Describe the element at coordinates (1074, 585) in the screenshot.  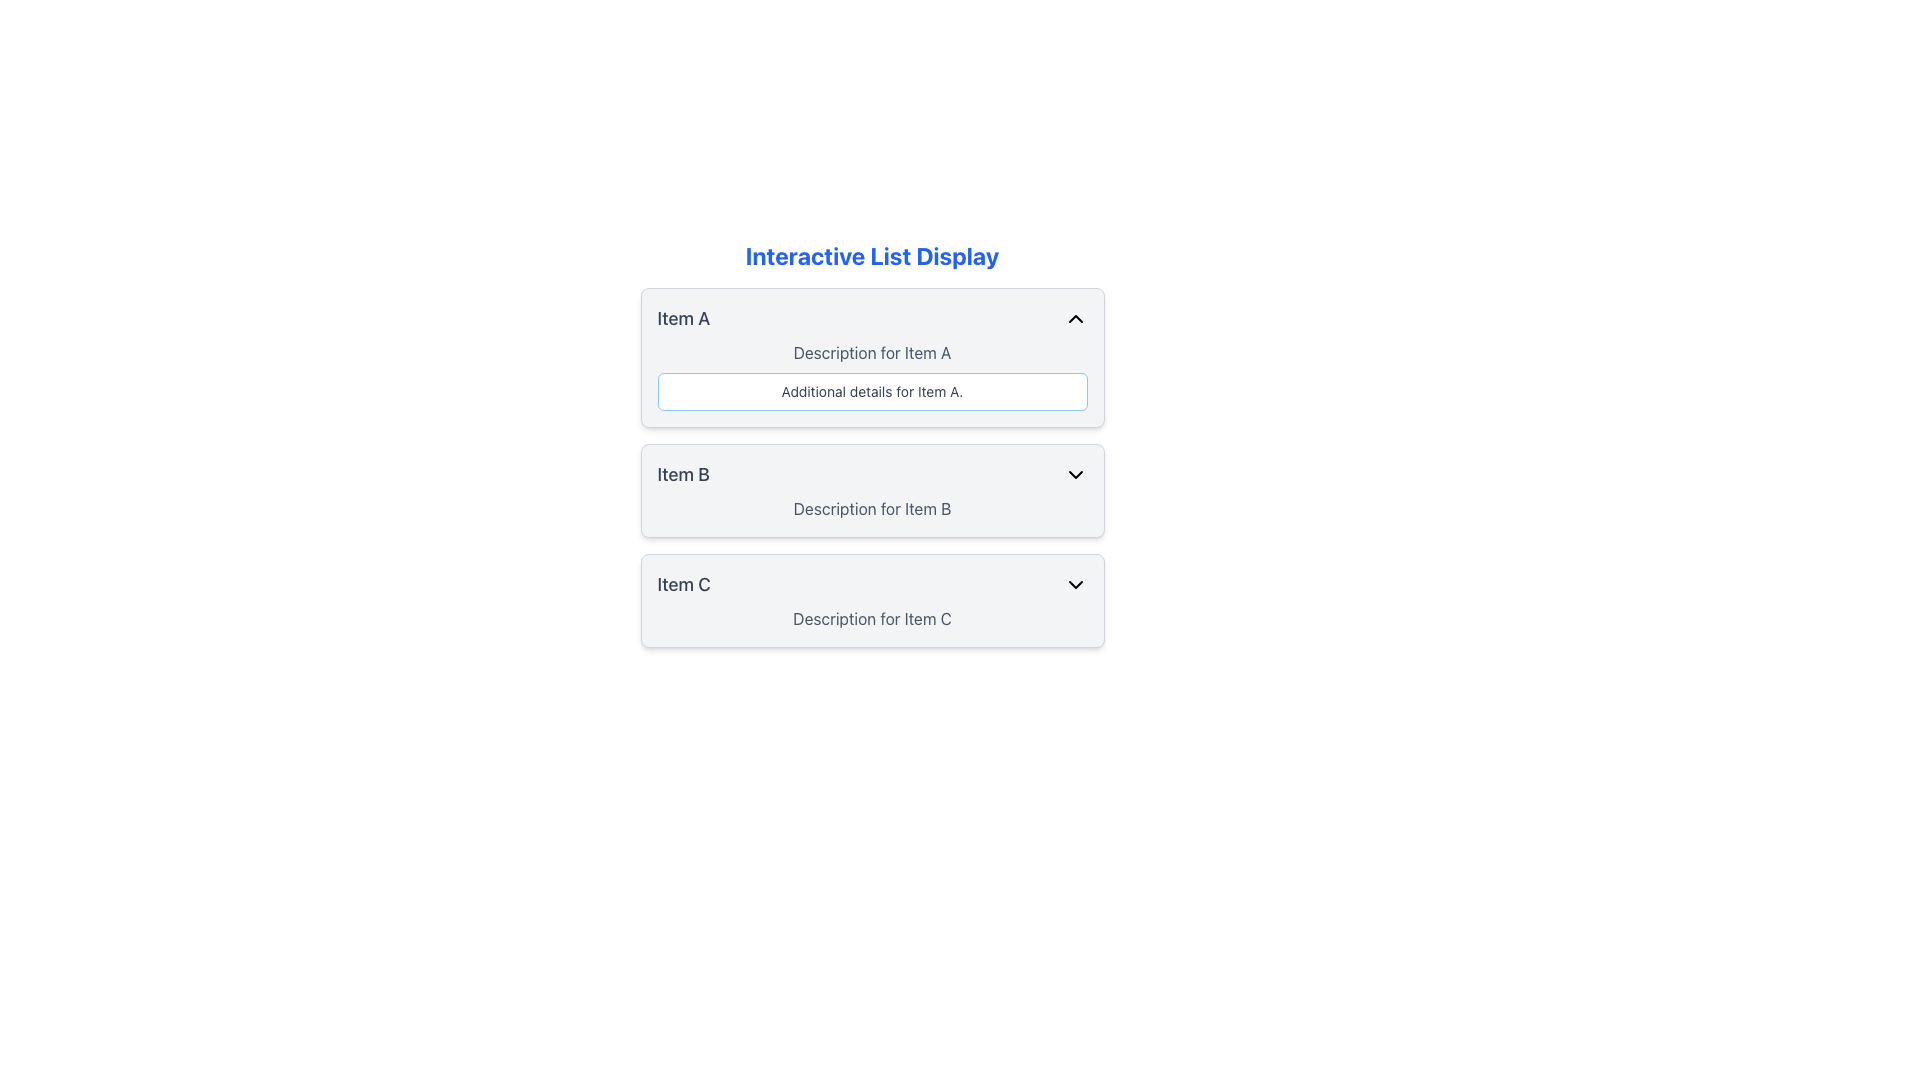
I see `the down-facing chevron icon associated with 'Item C'` at that location.